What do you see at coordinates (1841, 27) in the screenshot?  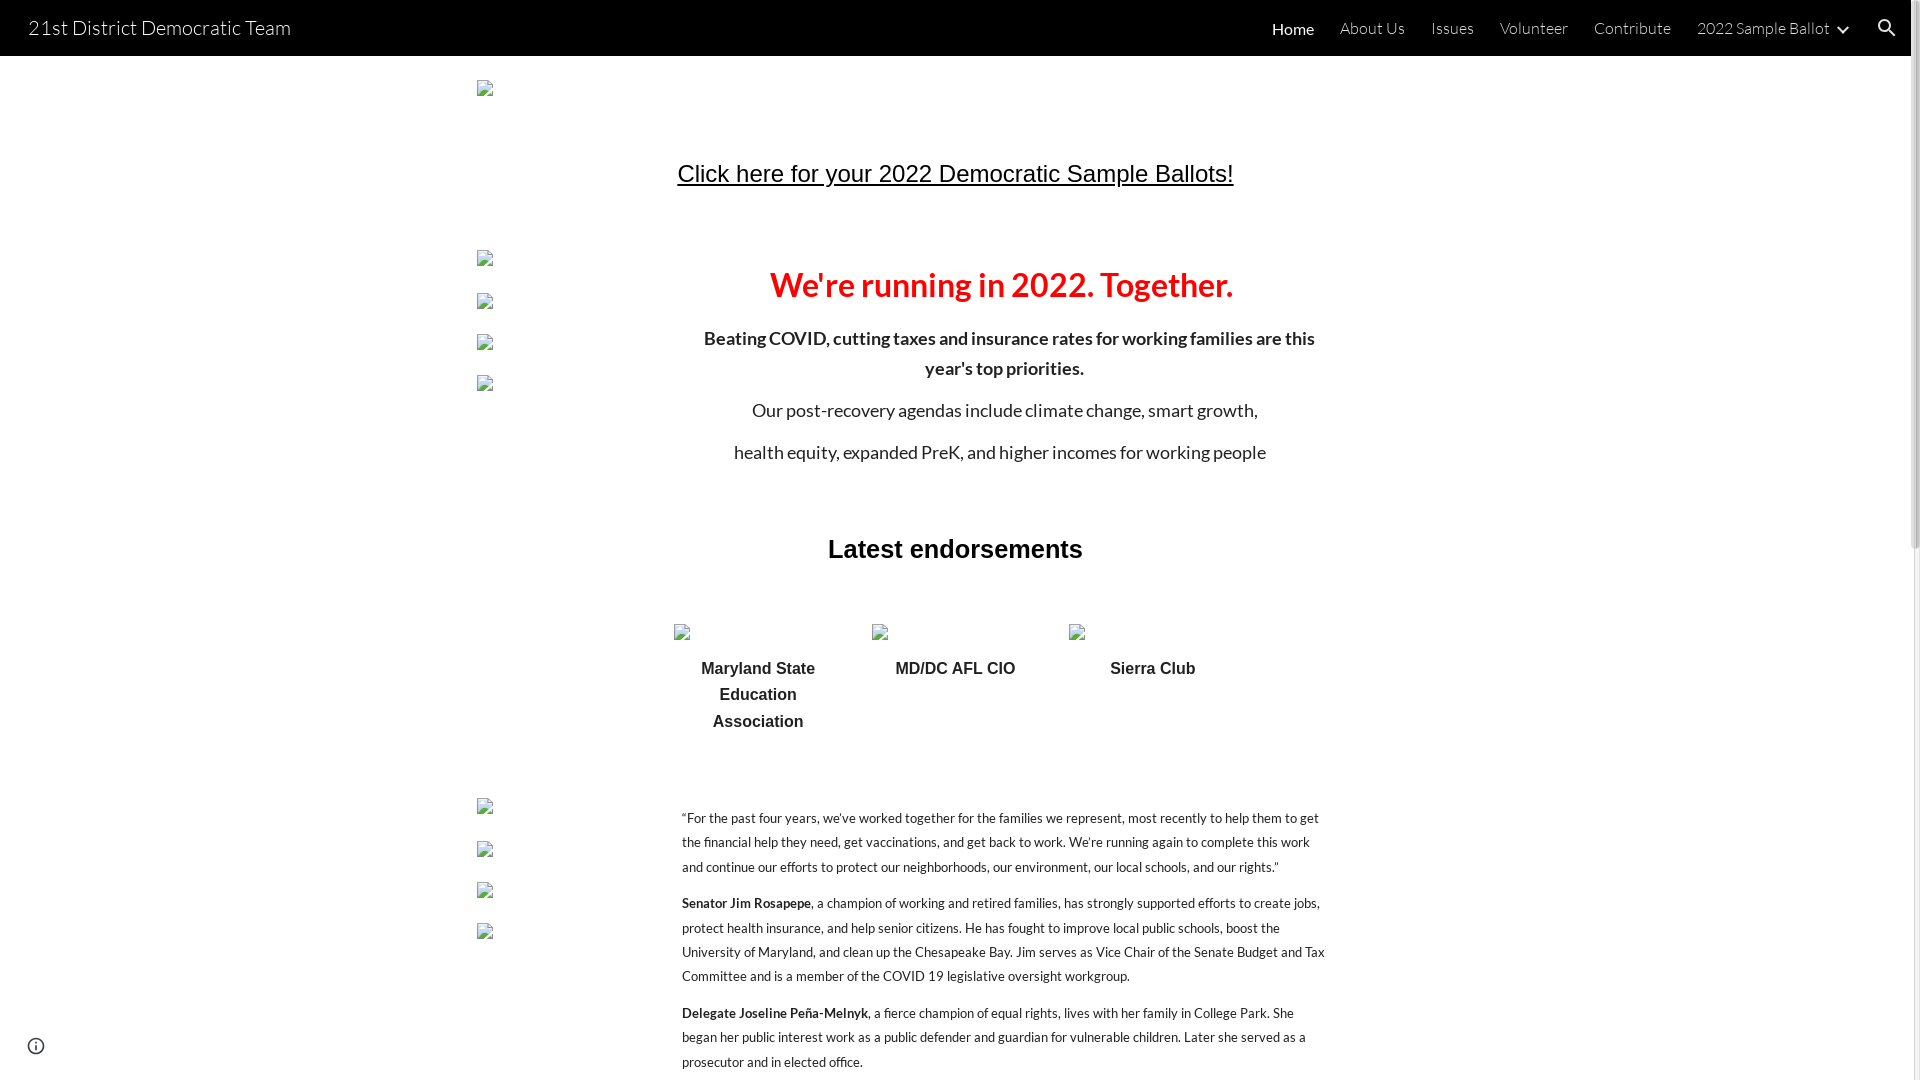 I see `'Expand/Collapse'` at bounding box center [1841, 27].